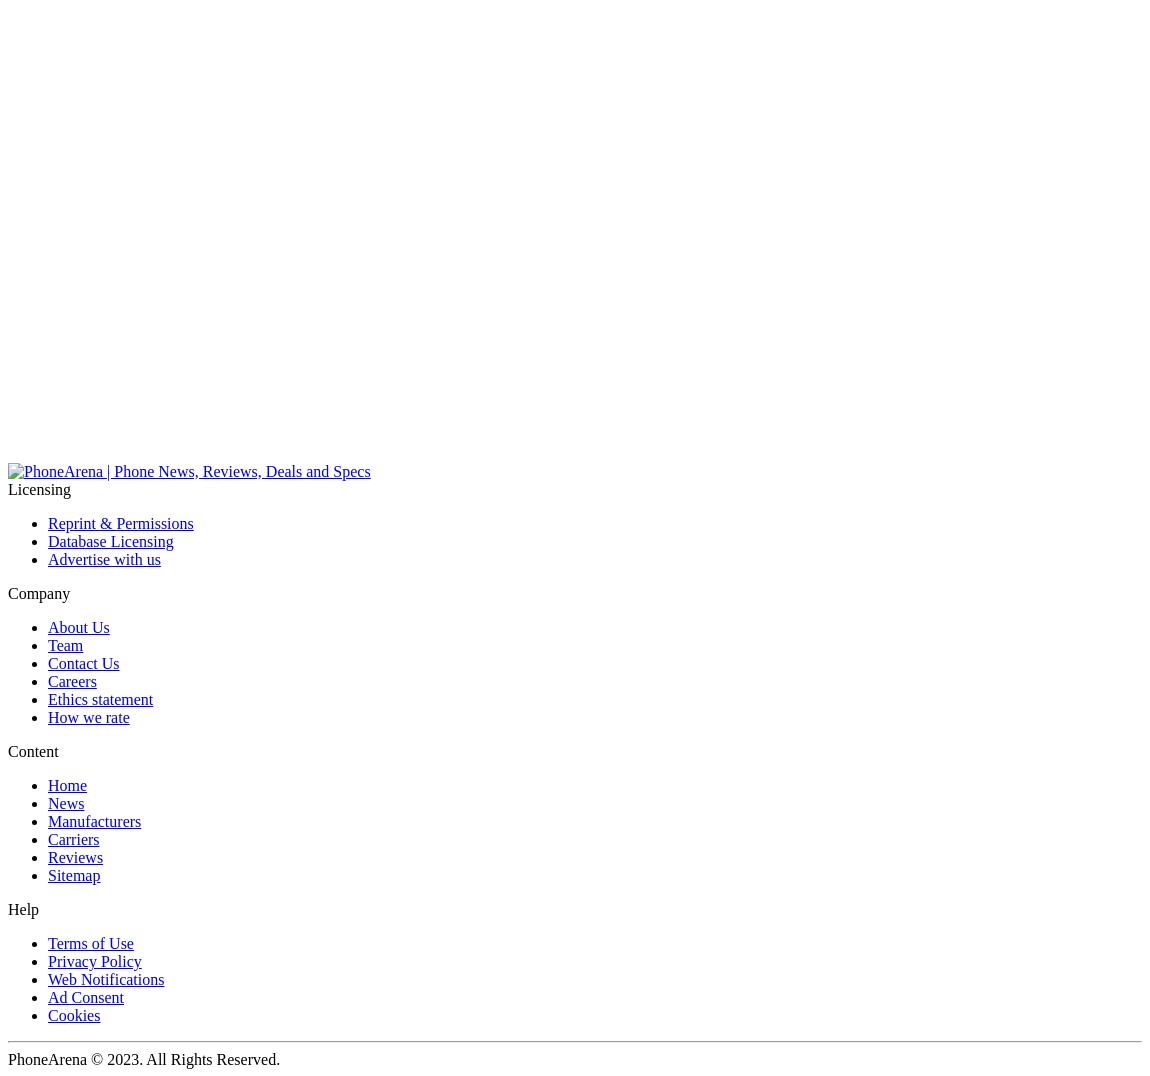 This screenshot has height=1076, width=1150. What do you see at coordinates (72, 1014) in the screenshot?
I see `'Cookies'` at bounding box center [72, 1014].